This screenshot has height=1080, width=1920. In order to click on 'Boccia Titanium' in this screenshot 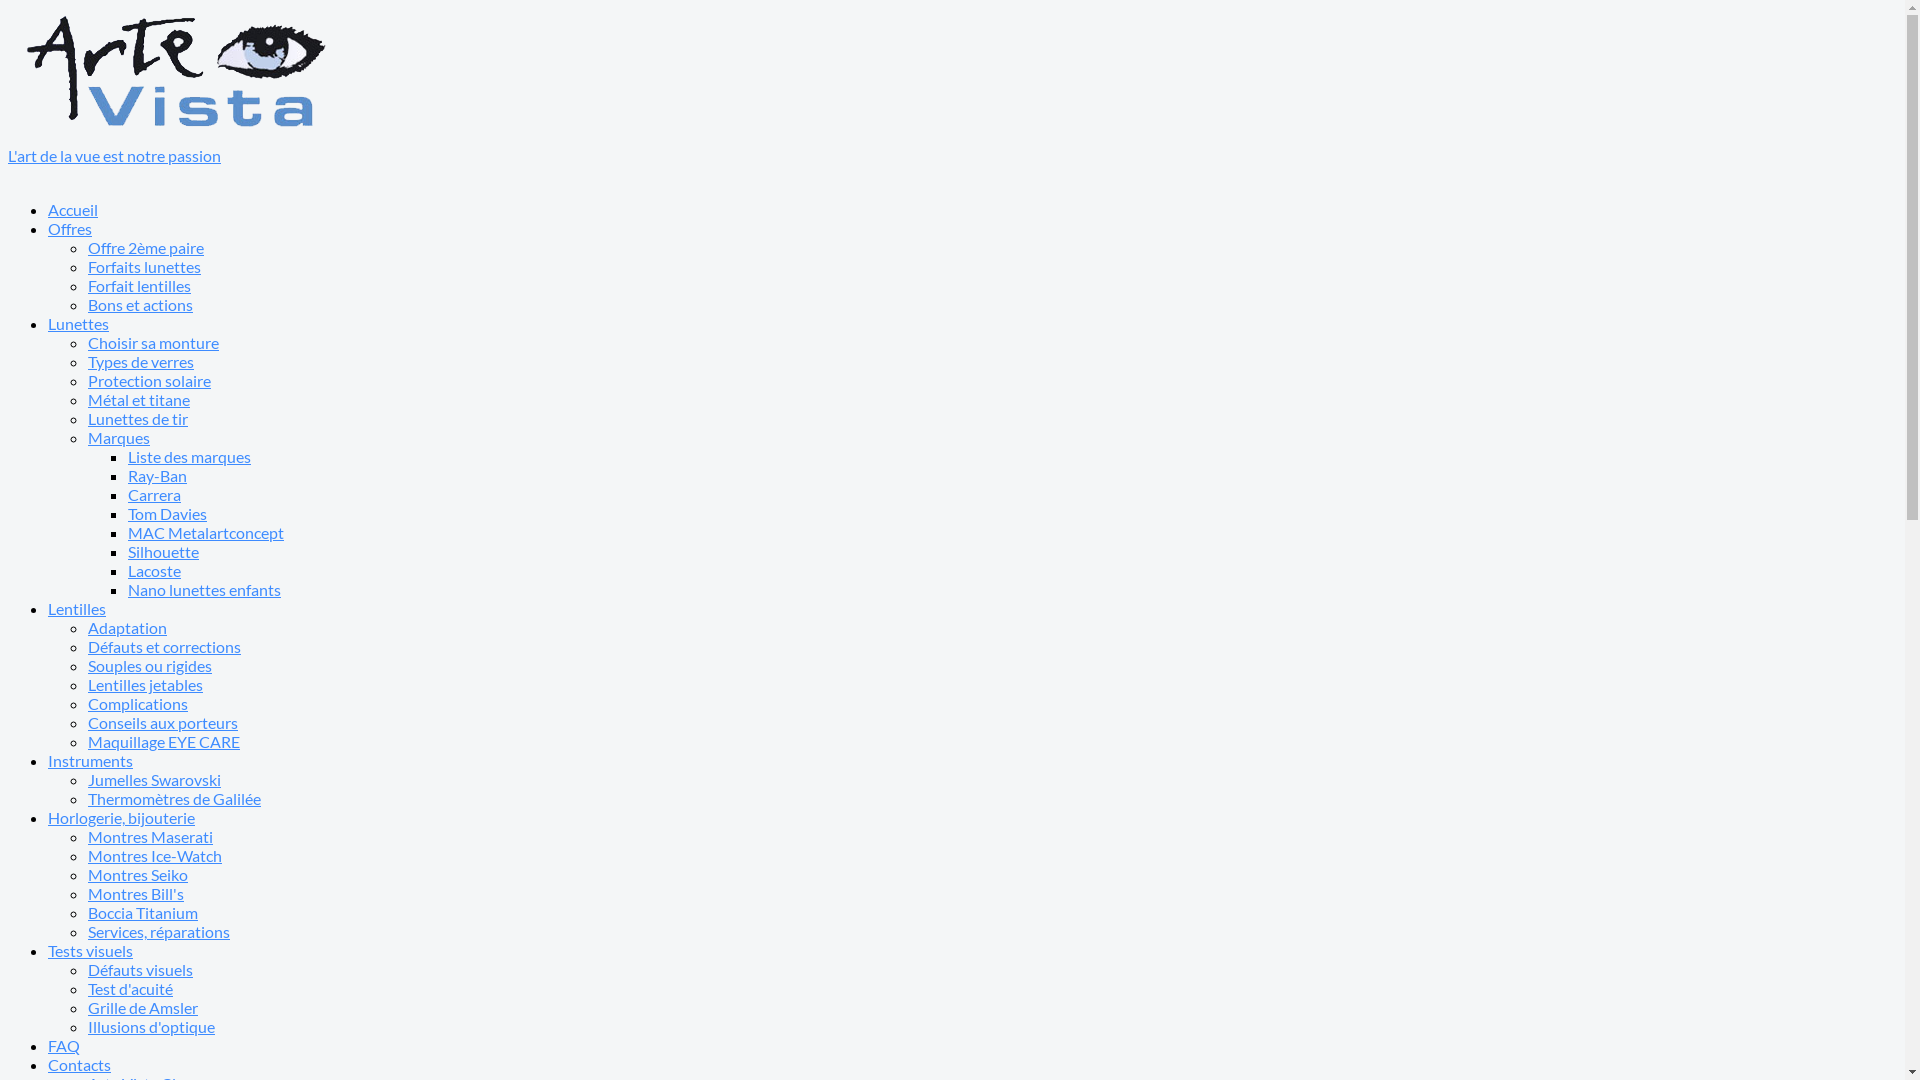, I will do `click(142, 912)`.